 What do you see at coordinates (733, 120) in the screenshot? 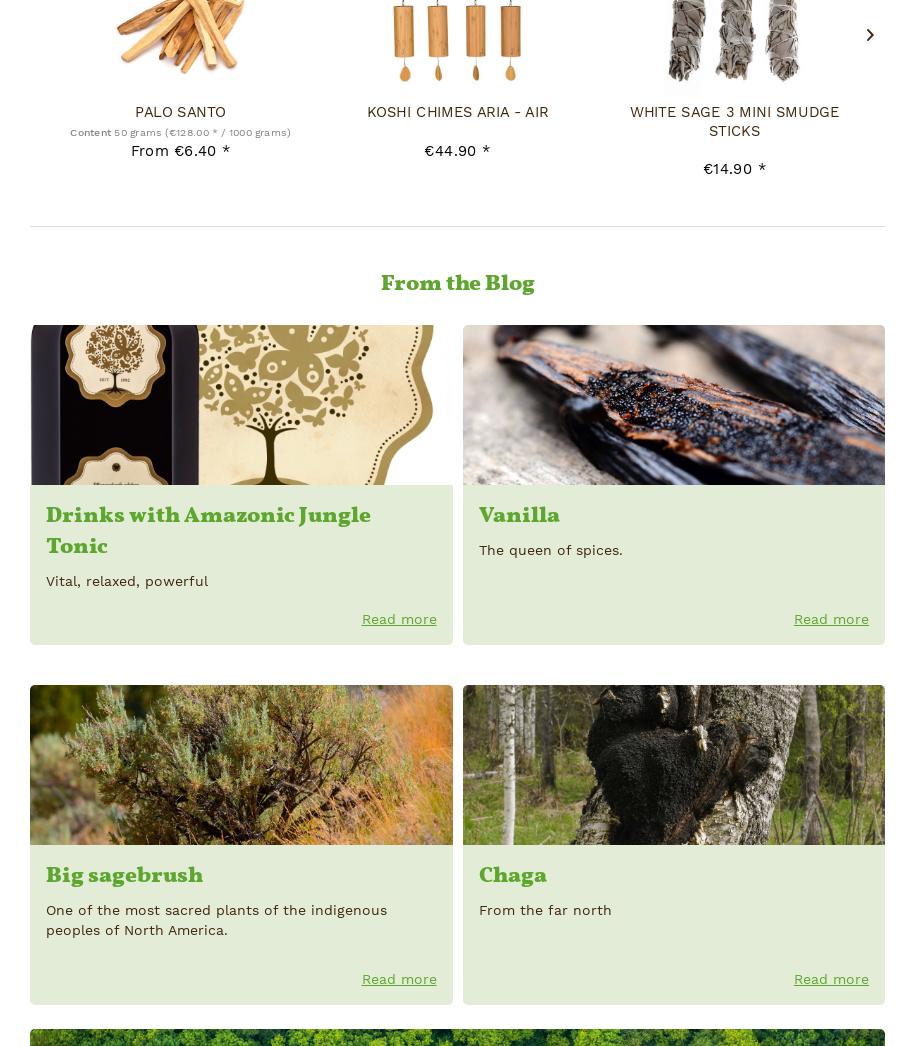
I see `'White Sage 3 Mini Smudge Sticks'` at bounding box center [733, 120].